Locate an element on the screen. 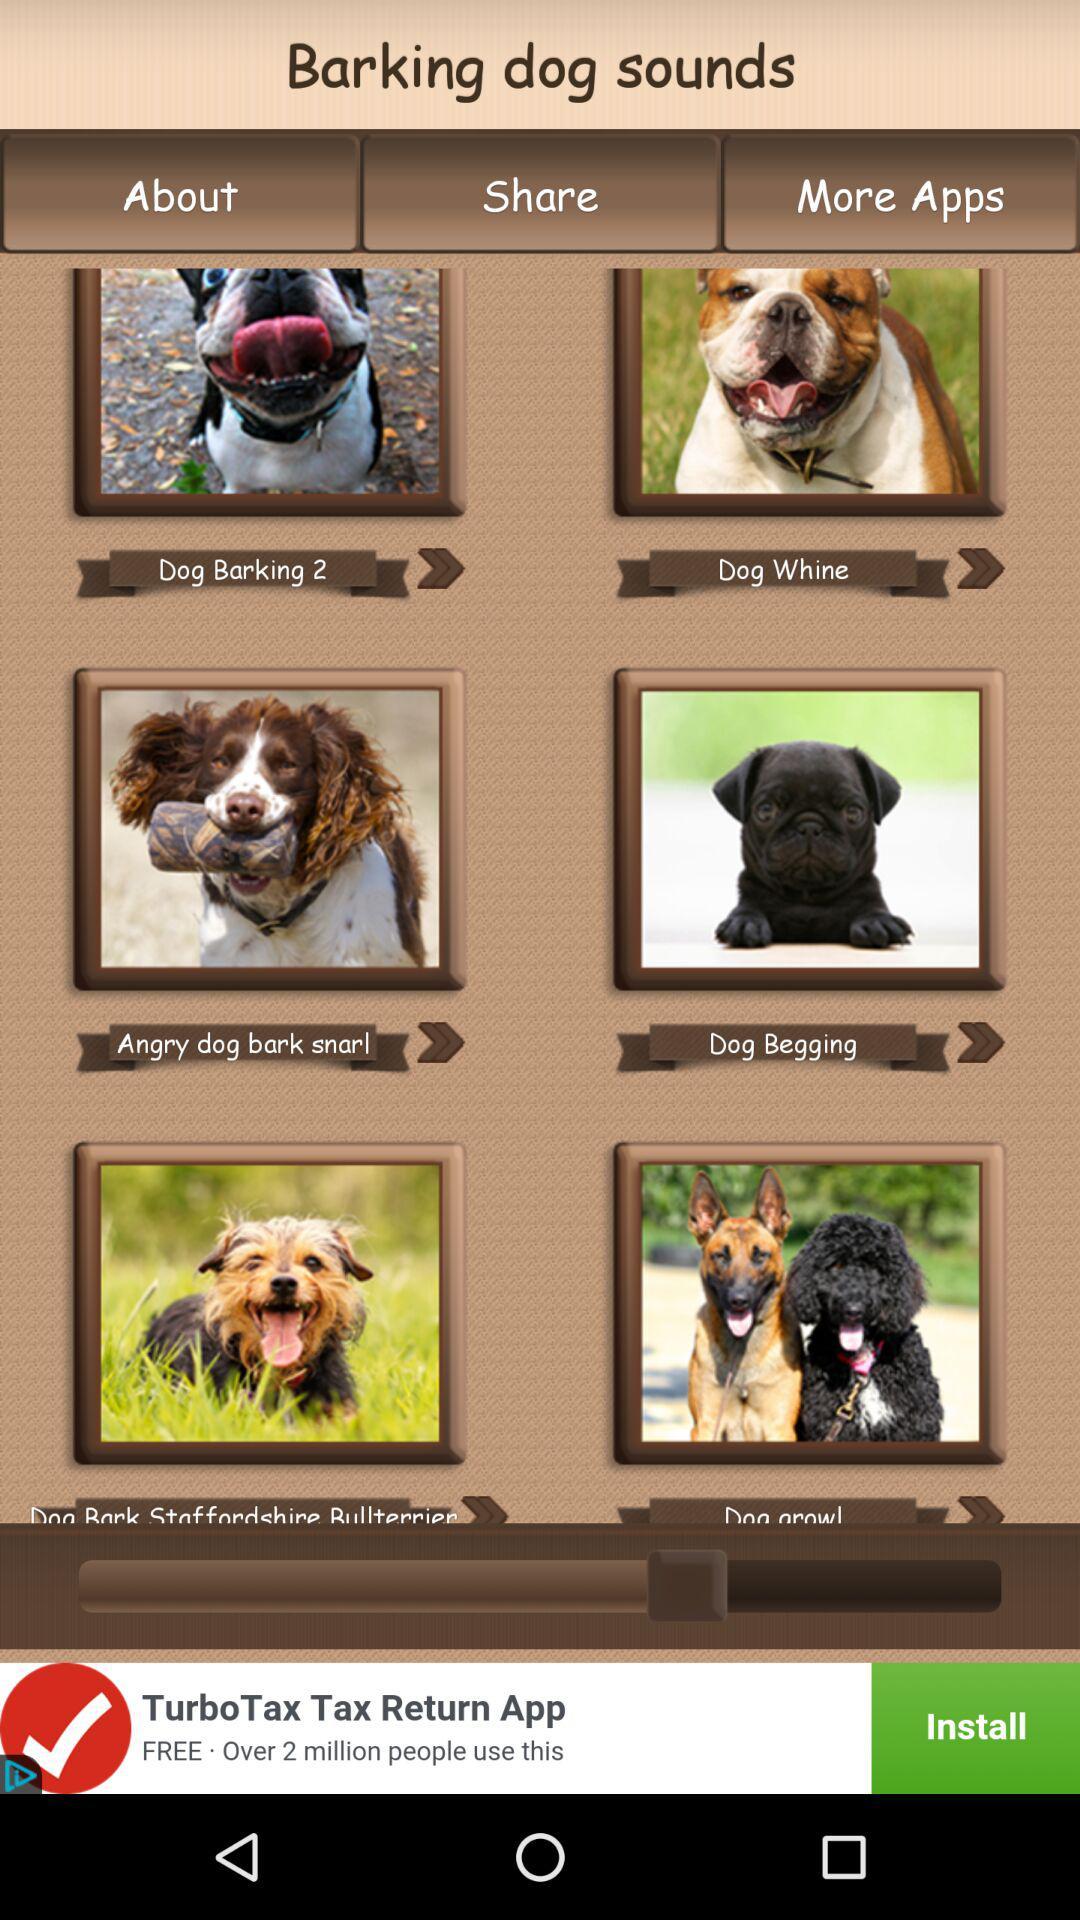  image option is located at coordinates (270, 832).